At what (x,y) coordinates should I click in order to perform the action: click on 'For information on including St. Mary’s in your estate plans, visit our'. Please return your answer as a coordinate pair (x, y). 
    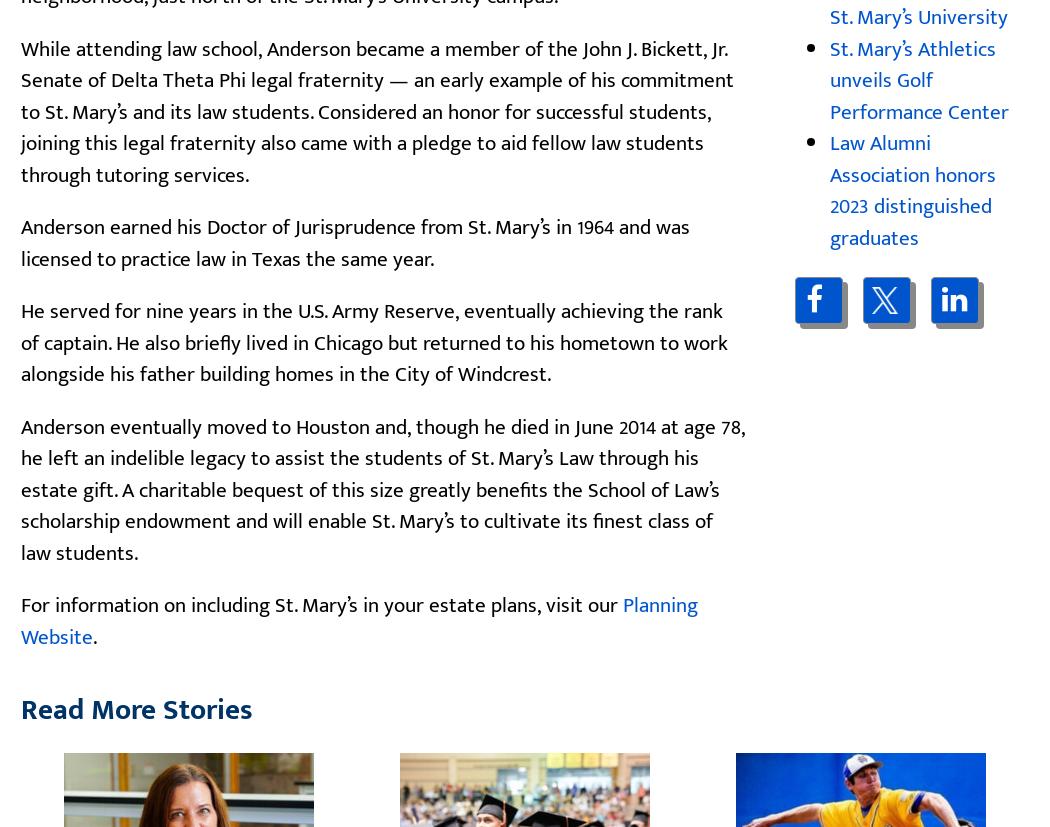
    Looking at the image, I should click on (322, 604).